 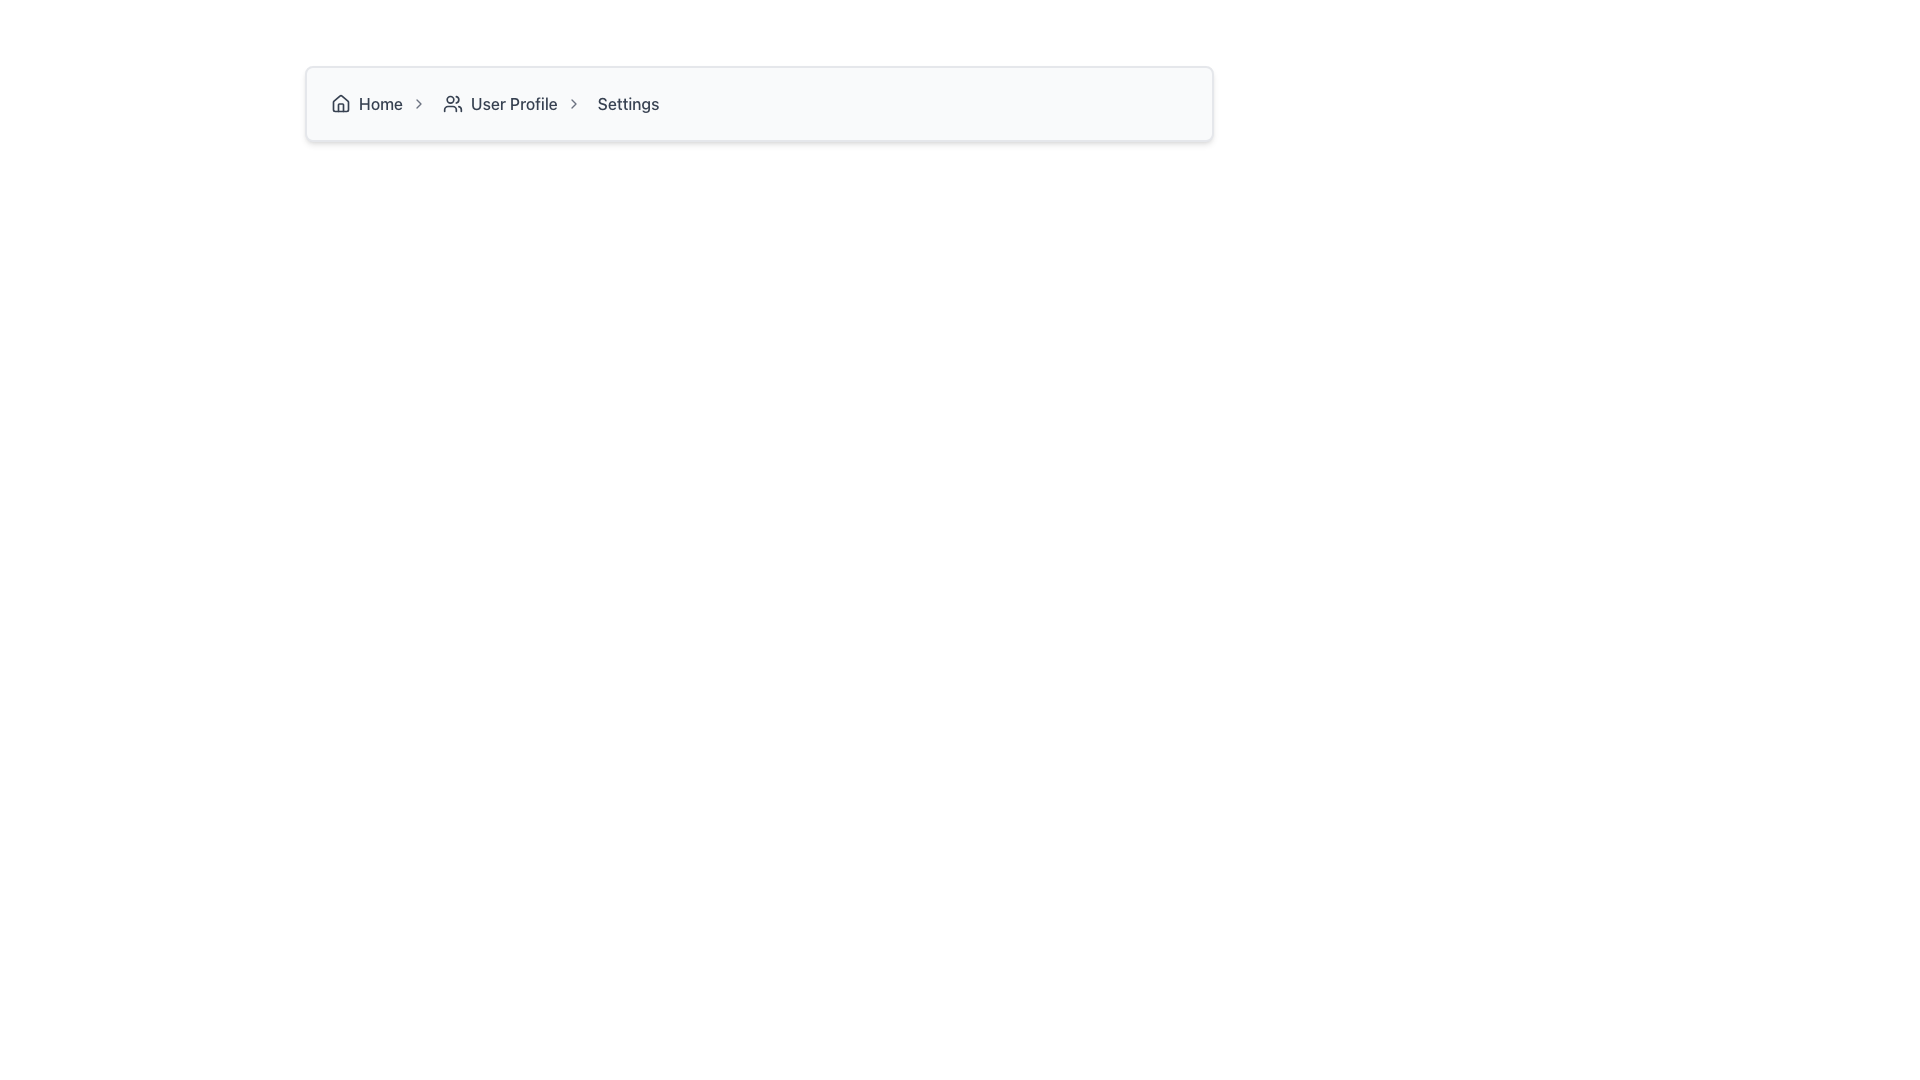 What do you see at coordinates (514, 104) in the screenshot?
I see `text of the 'User Profile' navigational label, which is the second breadcrumb link in the navigation sequence` at bounding box center [514, 104].